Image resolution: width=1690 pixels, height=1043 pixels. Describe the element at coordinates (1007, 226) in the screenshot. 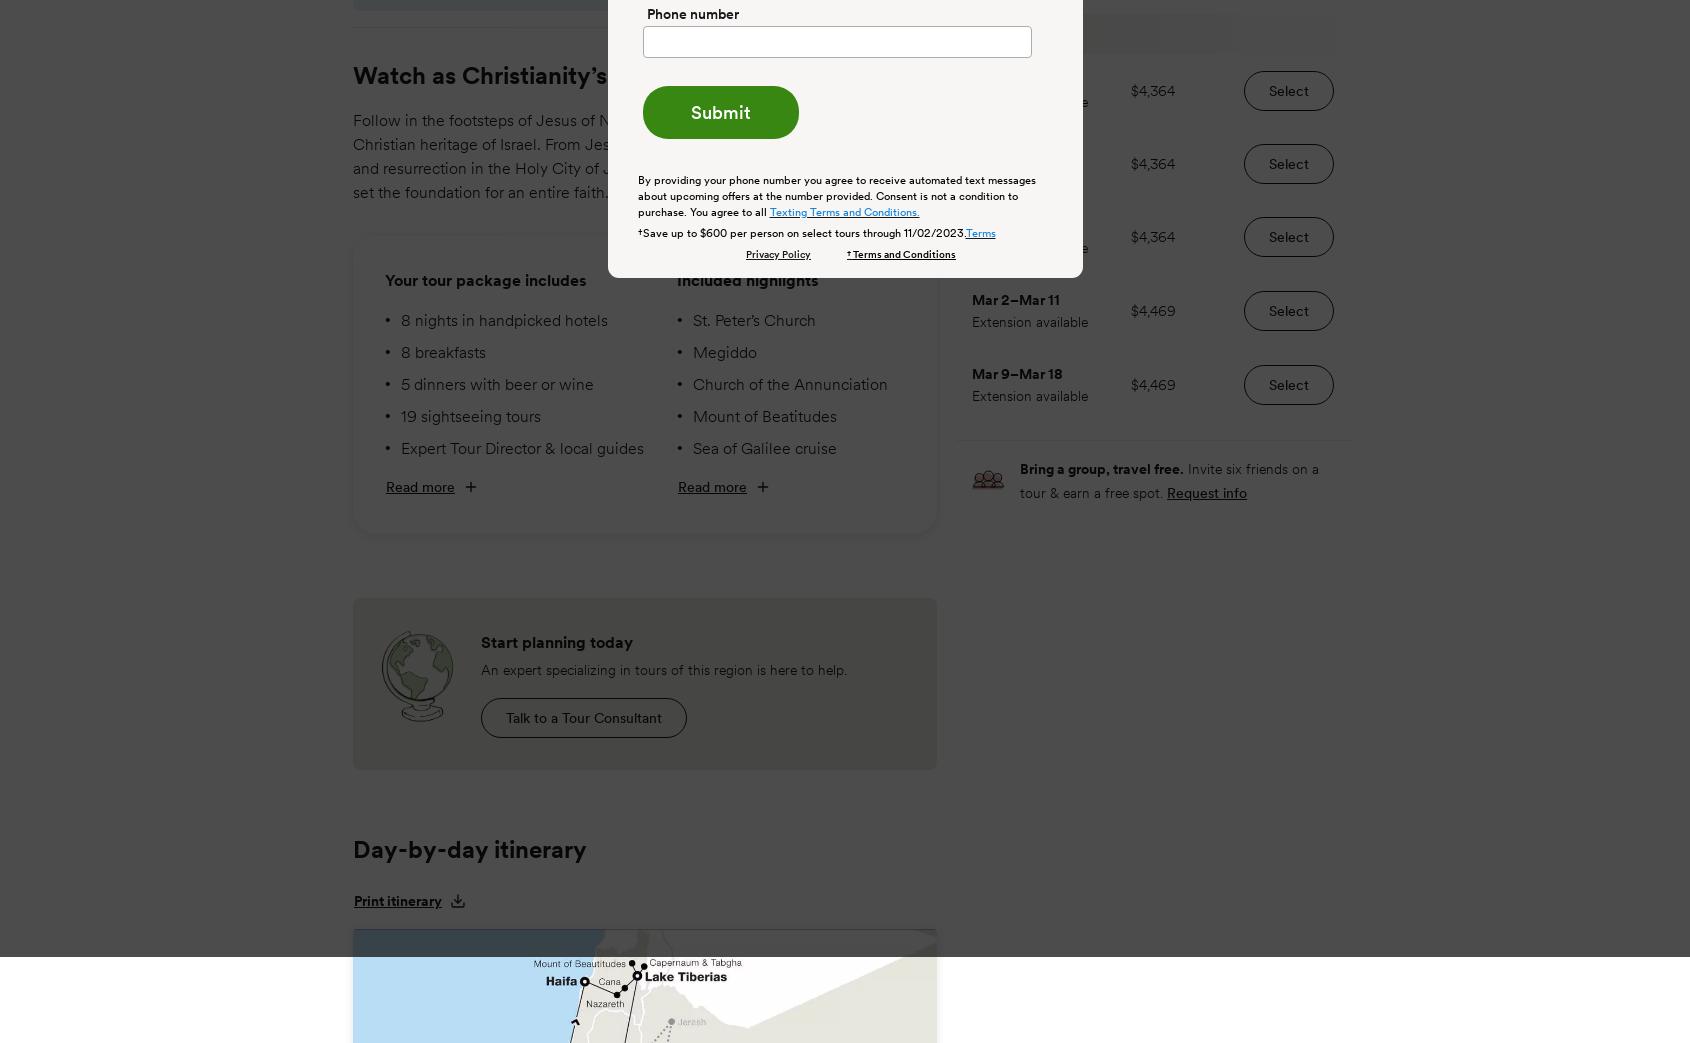

I see `'Feb 24'` at that location.